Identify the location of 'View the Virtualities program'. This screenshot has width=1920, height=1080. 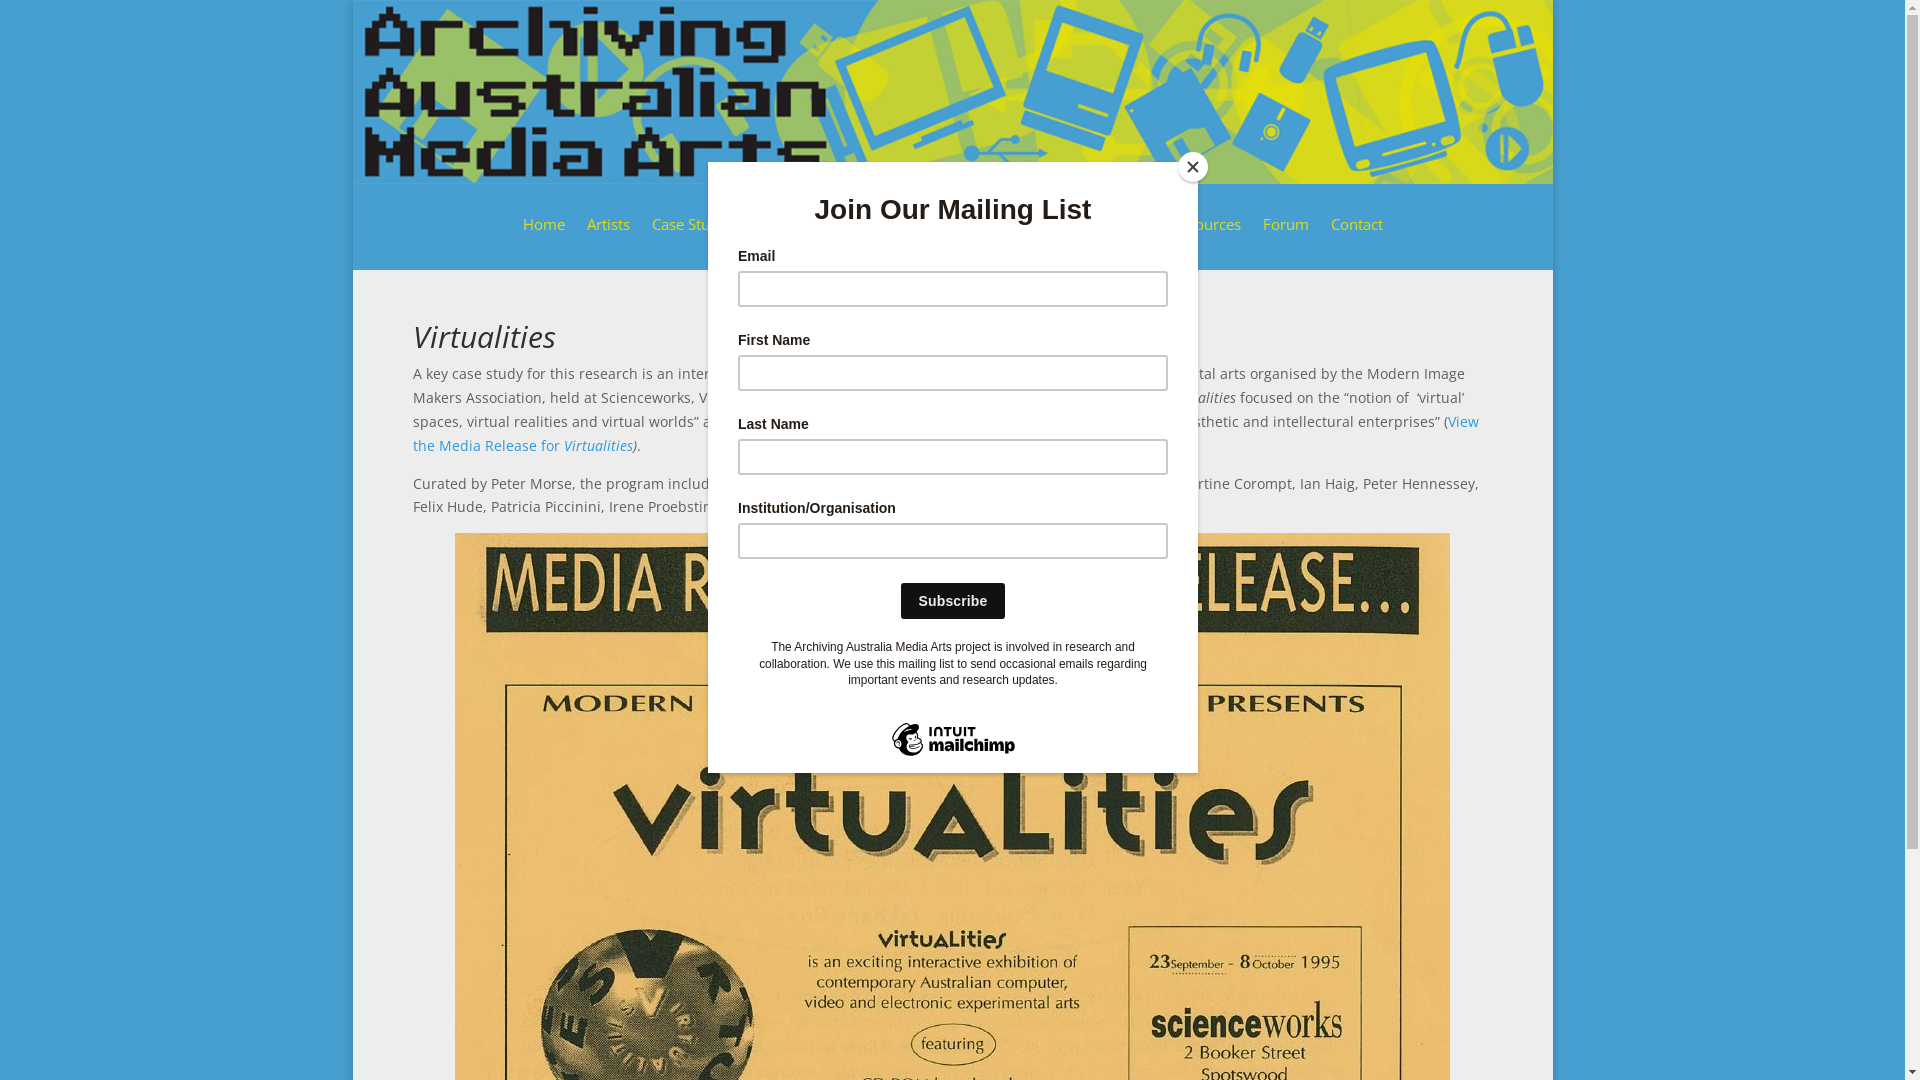
(943, 505).